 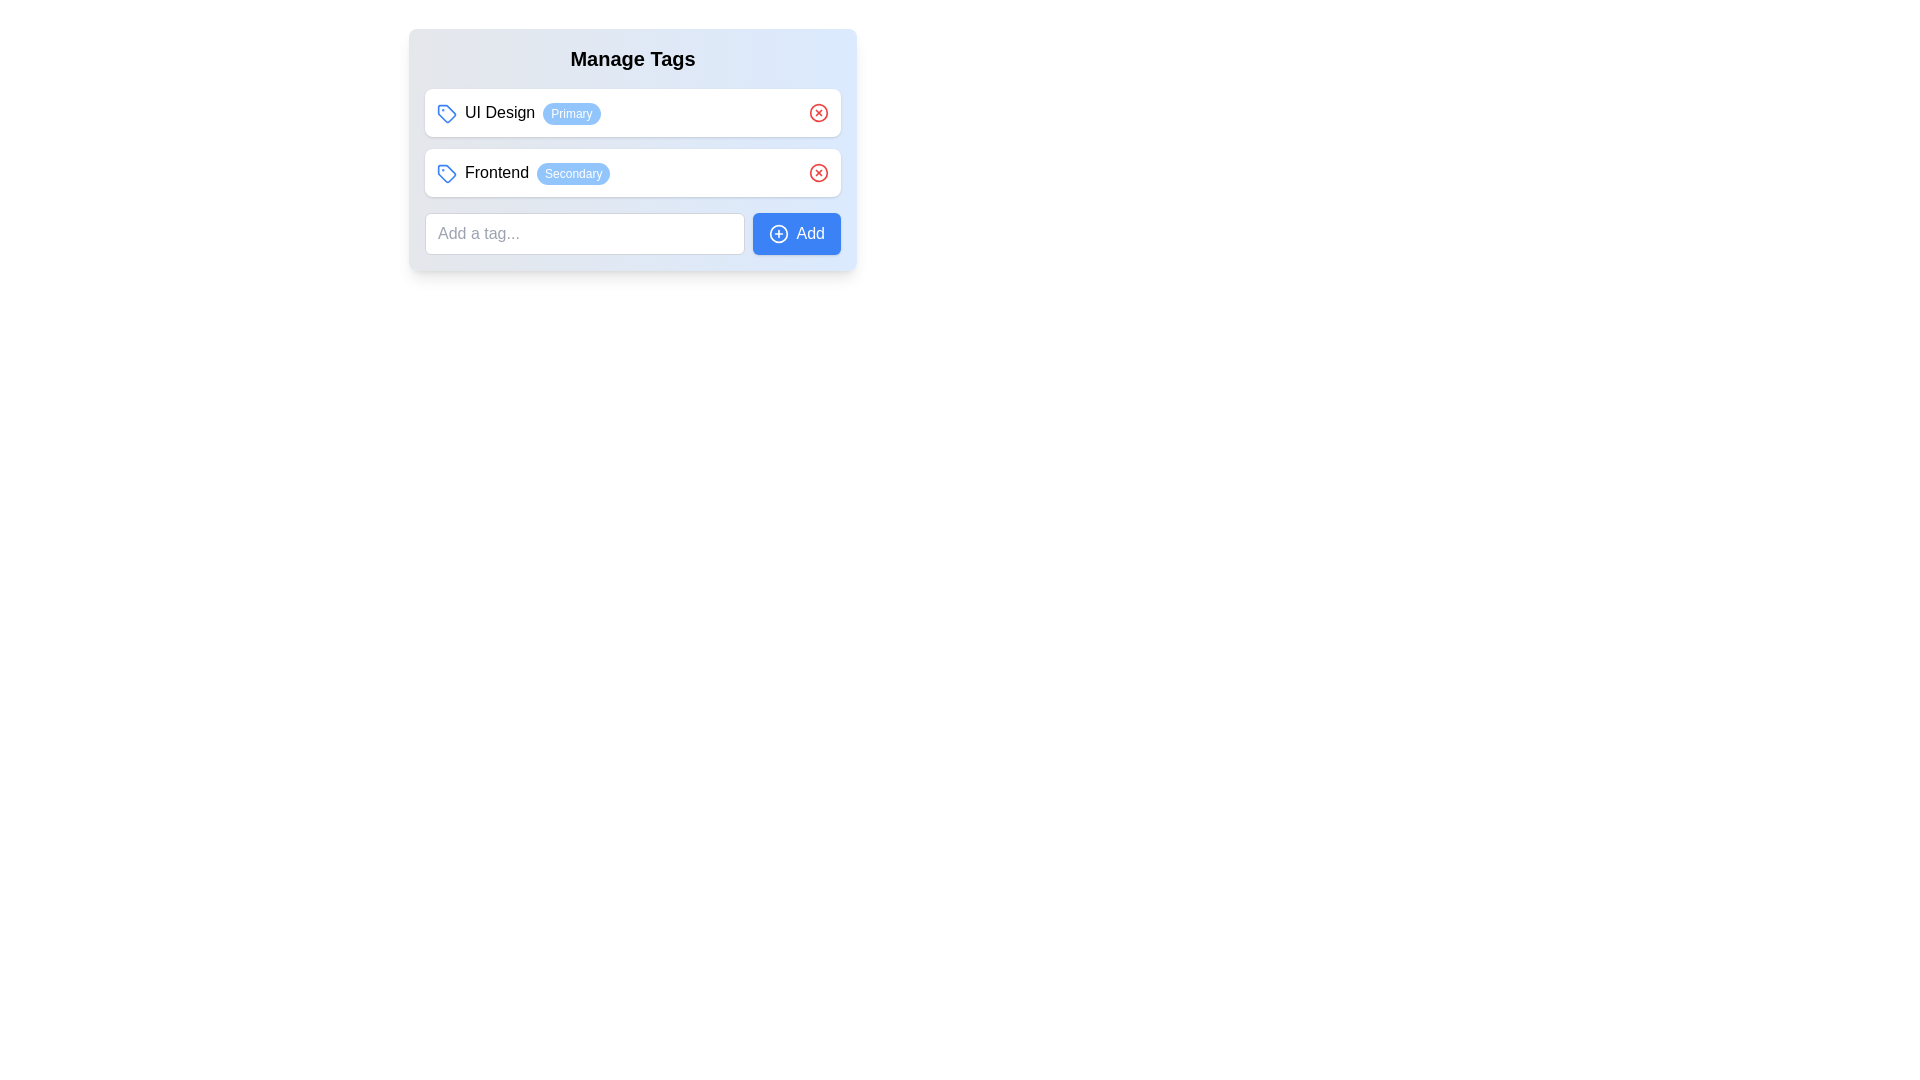 I want to click on the core circular part of the close button icon located to the right of the 'Frontend' tag in the 'Manage Tags' panel, so click(x=819, y=172).